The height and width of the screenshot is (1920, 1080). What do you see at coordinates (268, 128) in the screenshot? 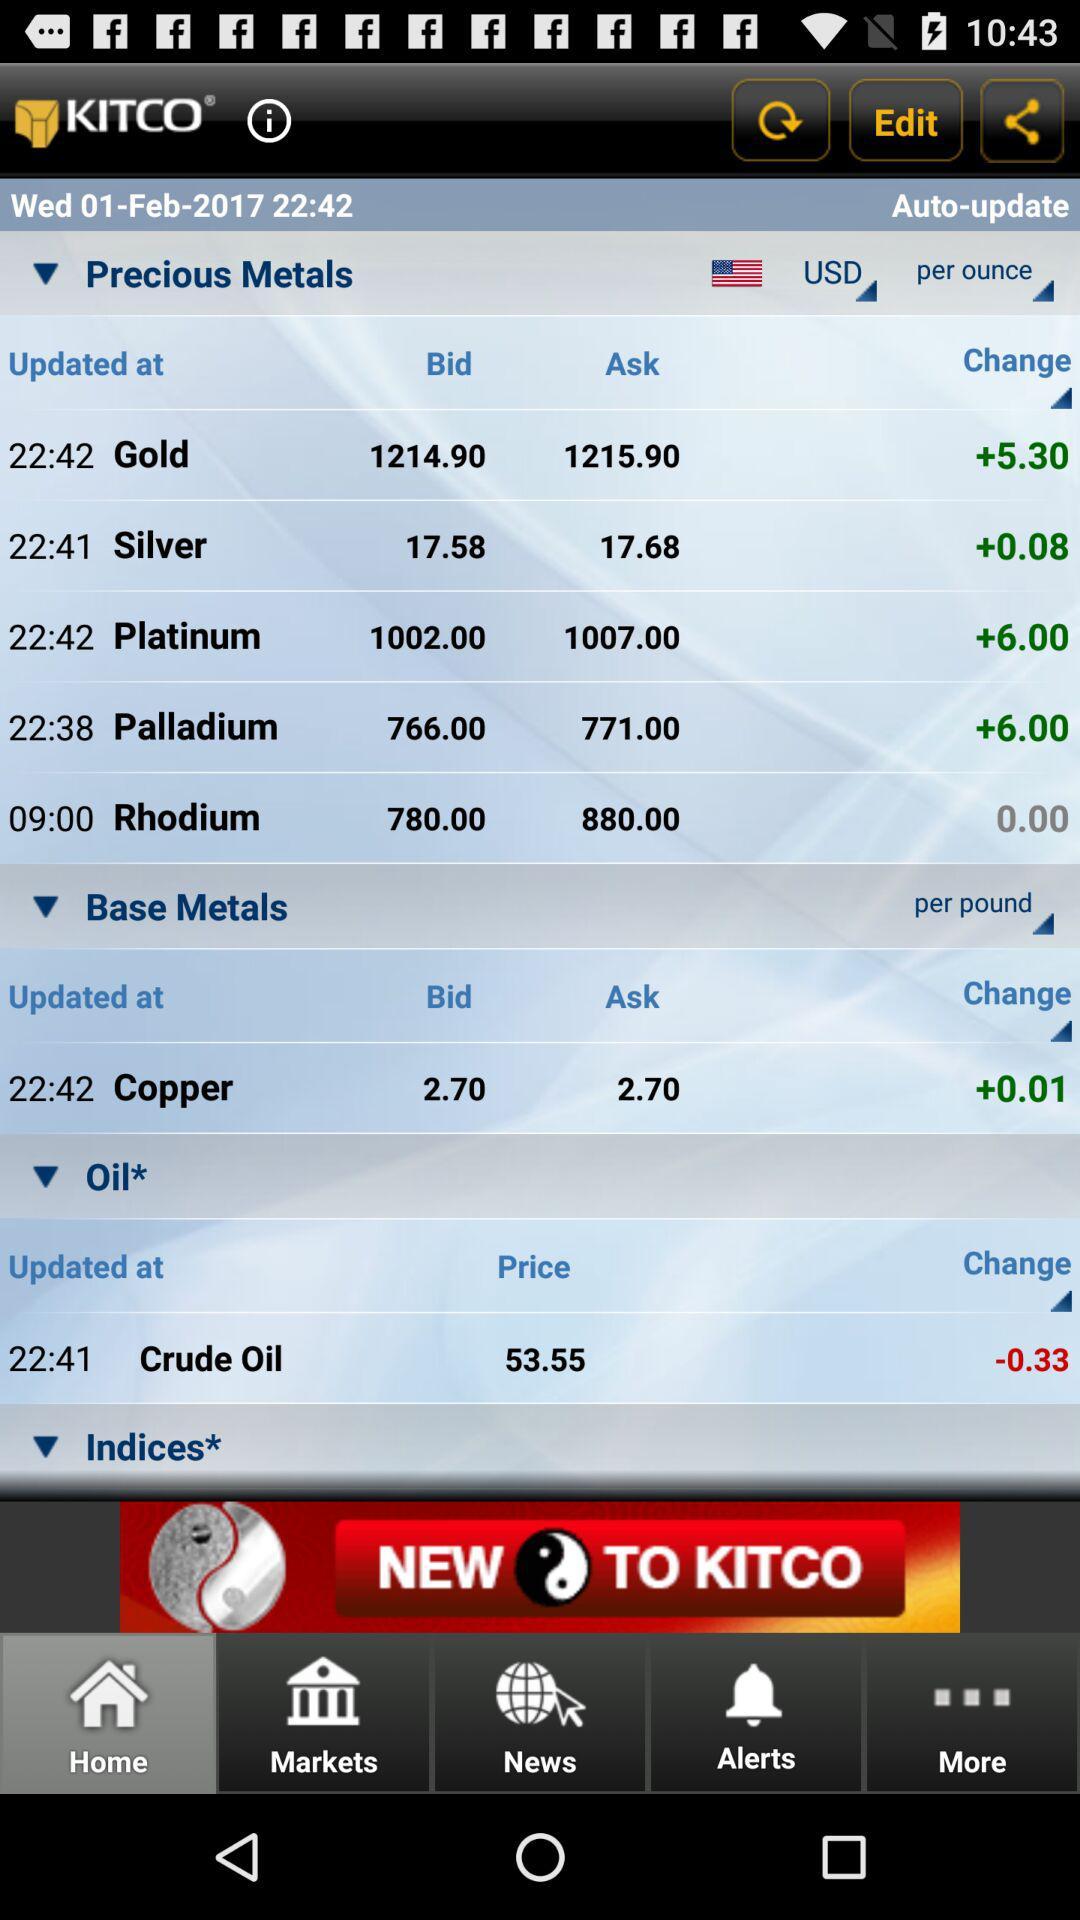
I see `the info icon` at bounding box center [268, 128].